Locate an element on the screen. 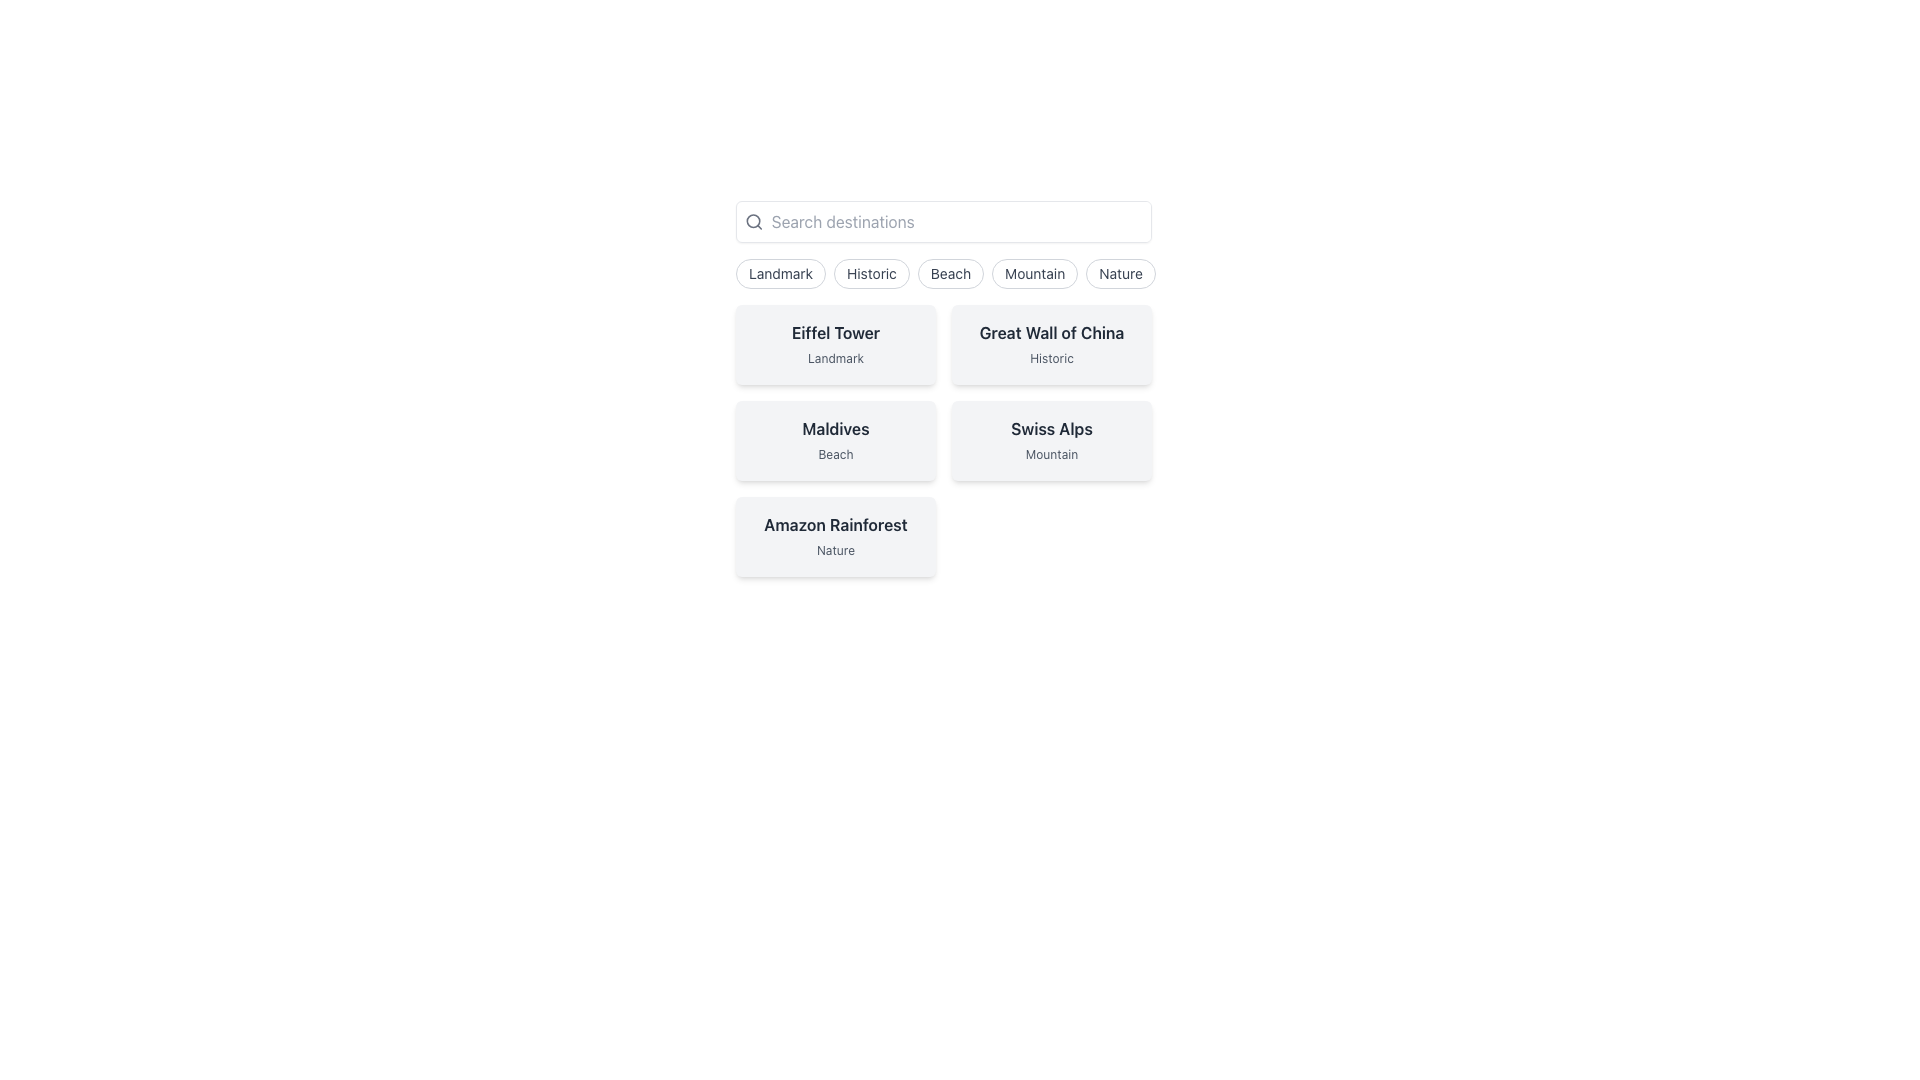 The image size is (1920, 1080). the search icon located in the leftmost section of the horizontal search bar above the input field labeled 'Search destinations' to initiate a search is located at coordinates (753, 222).